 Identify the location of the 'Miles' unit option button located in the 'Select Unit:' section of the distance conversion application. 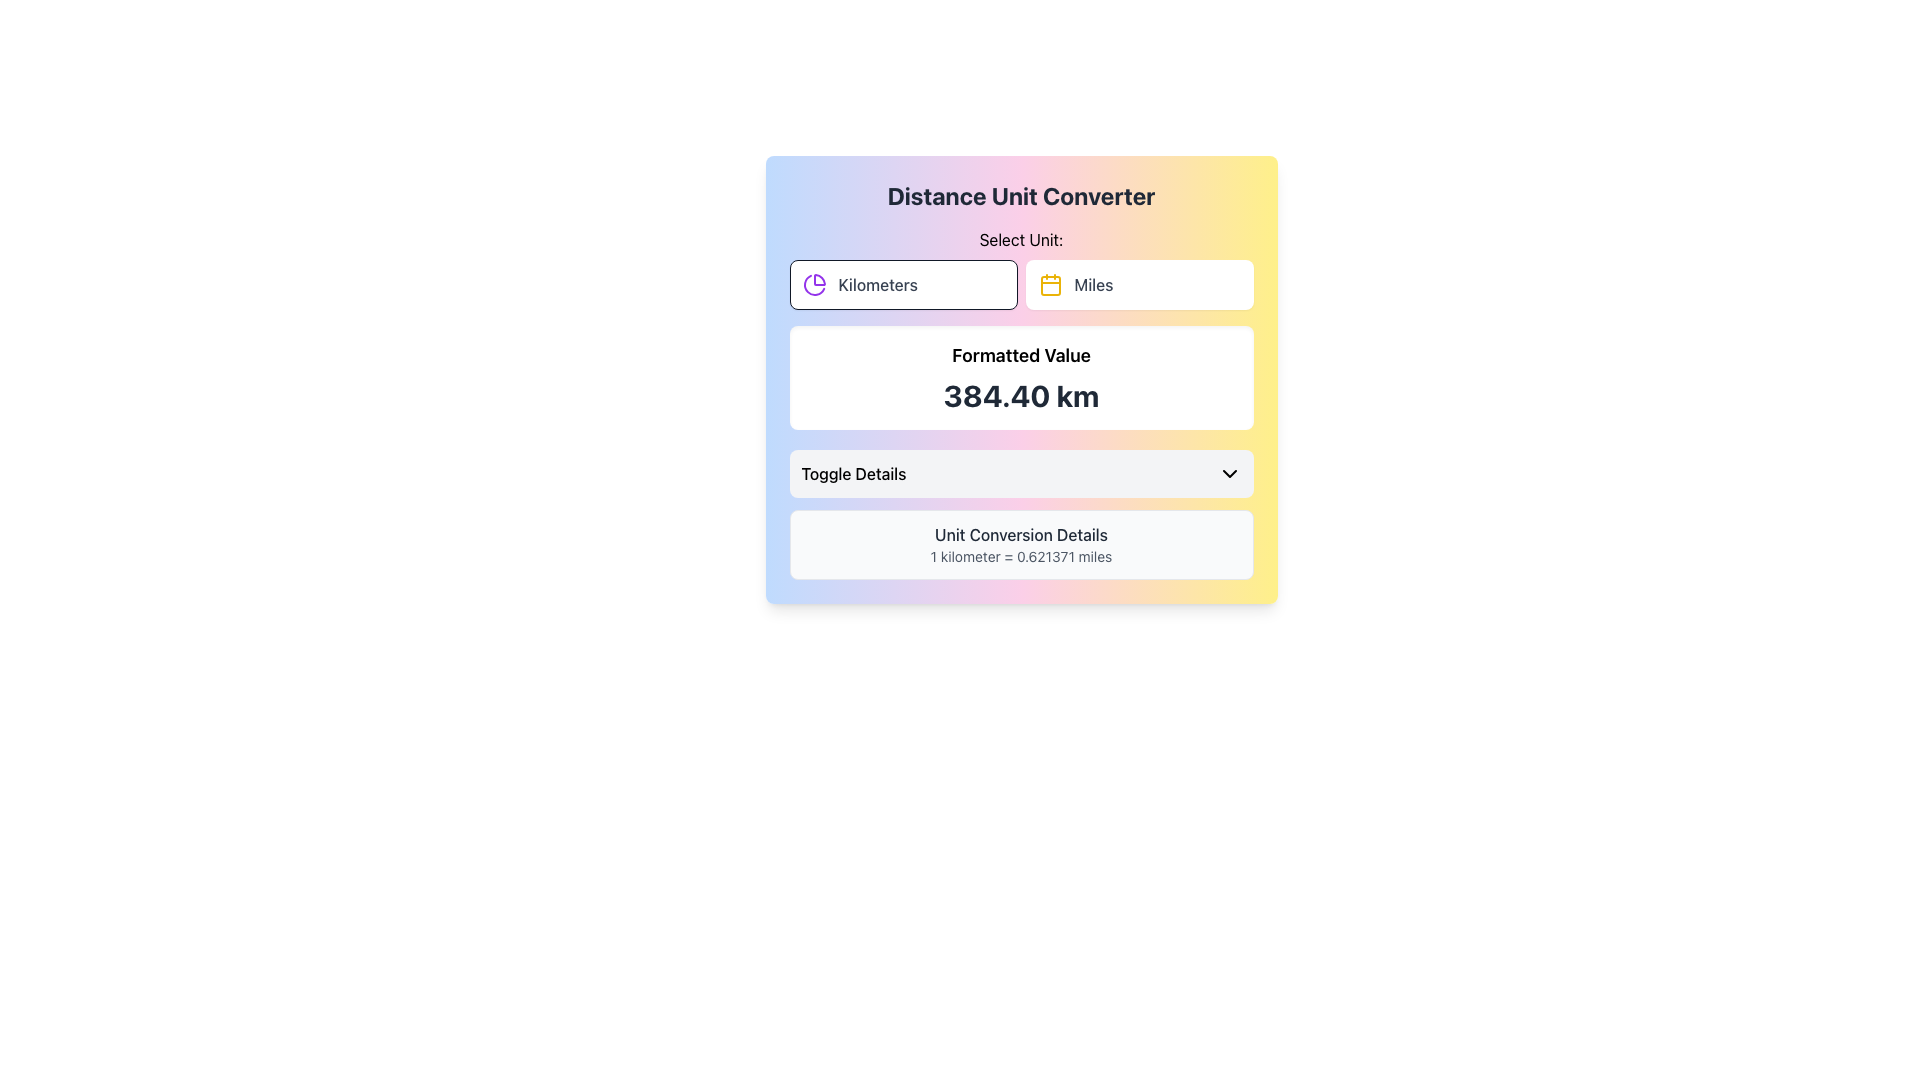
(1093, 285).